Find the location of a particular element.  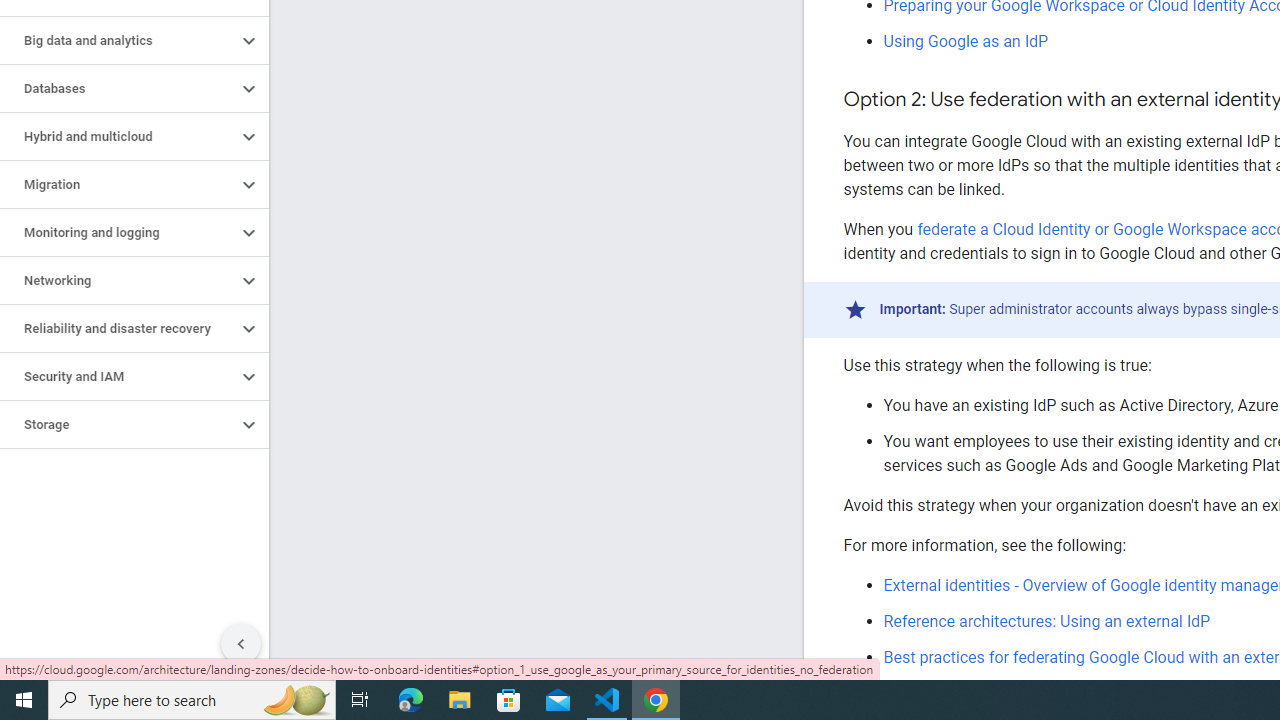

'Security and IAM' is located at coordinates (117, 376).